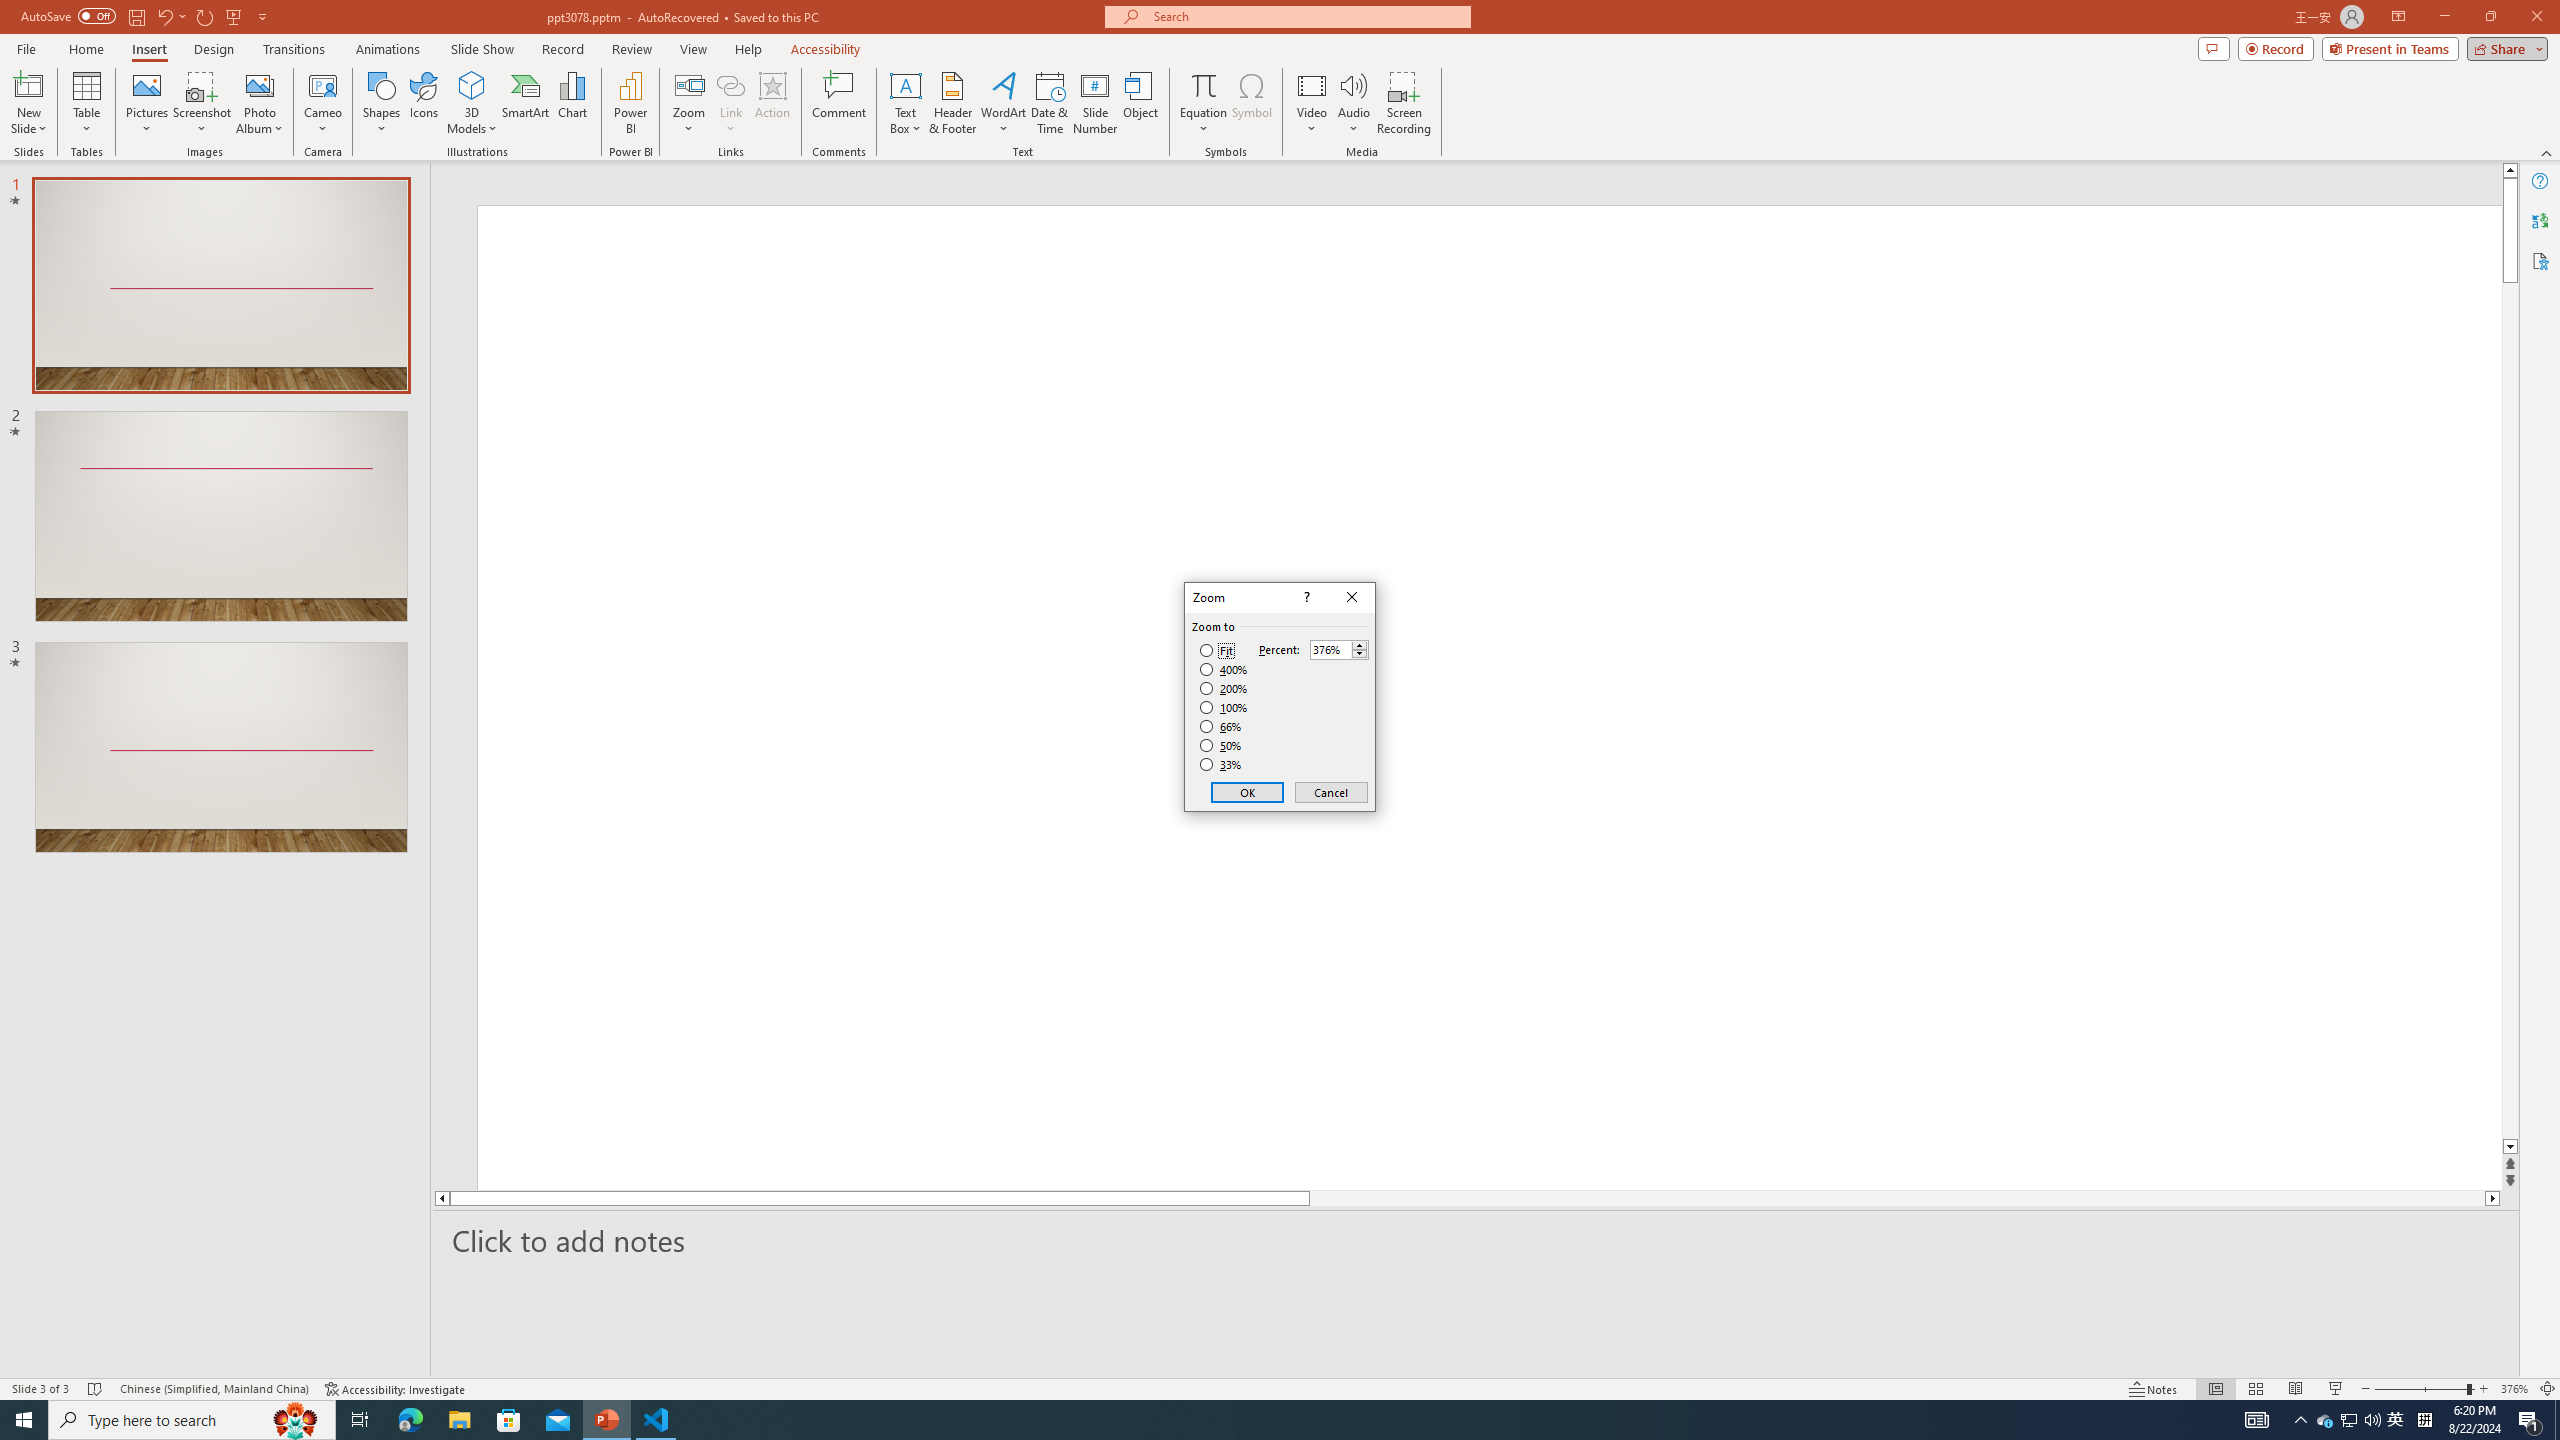 The width and height of the screenshot is (2560, 1440). I want to click on 'SmartArt...', so click(525, 103).